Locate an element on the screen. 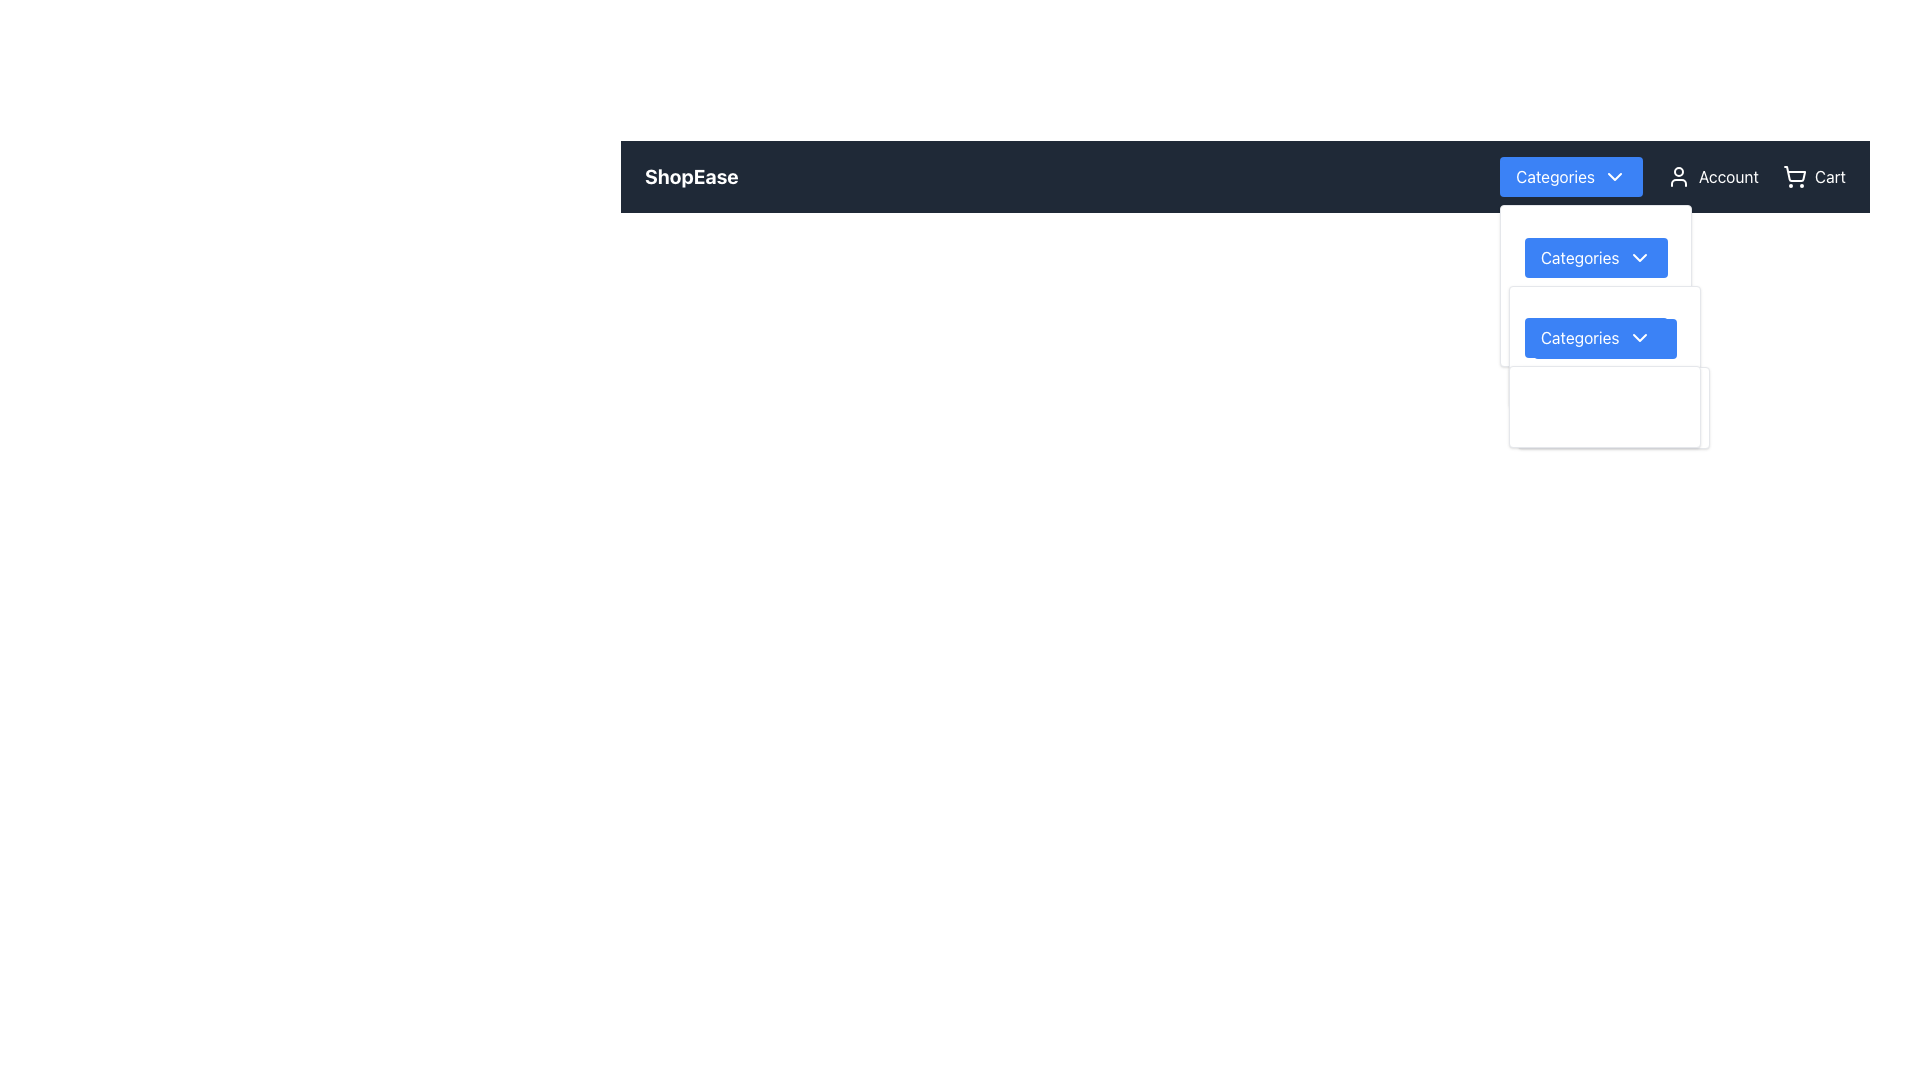 The width and height of the screenshot is (1920, 1080). the second 'Categories' button in the dropdown menu, which has white text on a blue background and a downward-facing arrow to the right is located at coordinates (1595, 337).